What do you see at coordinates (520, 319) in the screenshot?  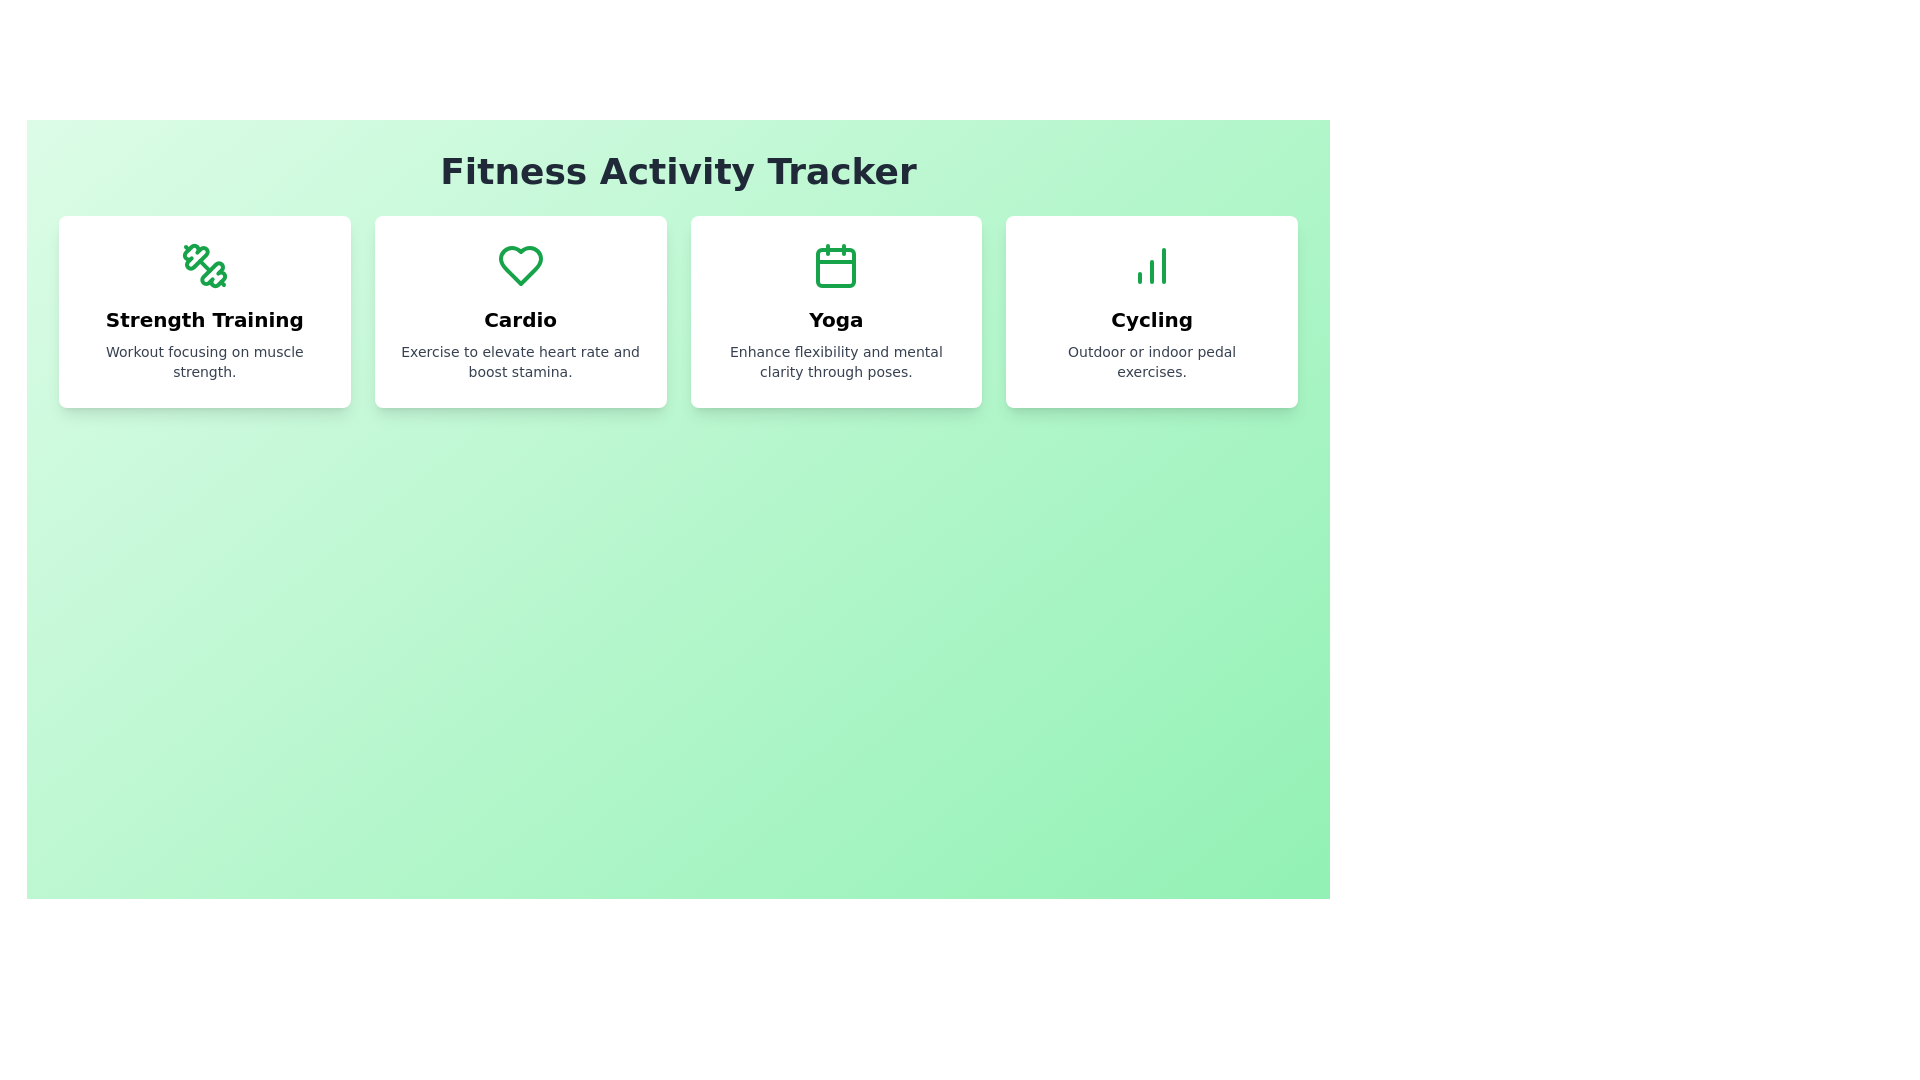 I see `the 'Cardio' section title label, which is the second title in a horizontal layout of four cards, located at the center of a white card between the 'Strength Training' and 'Yoga' cards` at bounding box center [520, 319].